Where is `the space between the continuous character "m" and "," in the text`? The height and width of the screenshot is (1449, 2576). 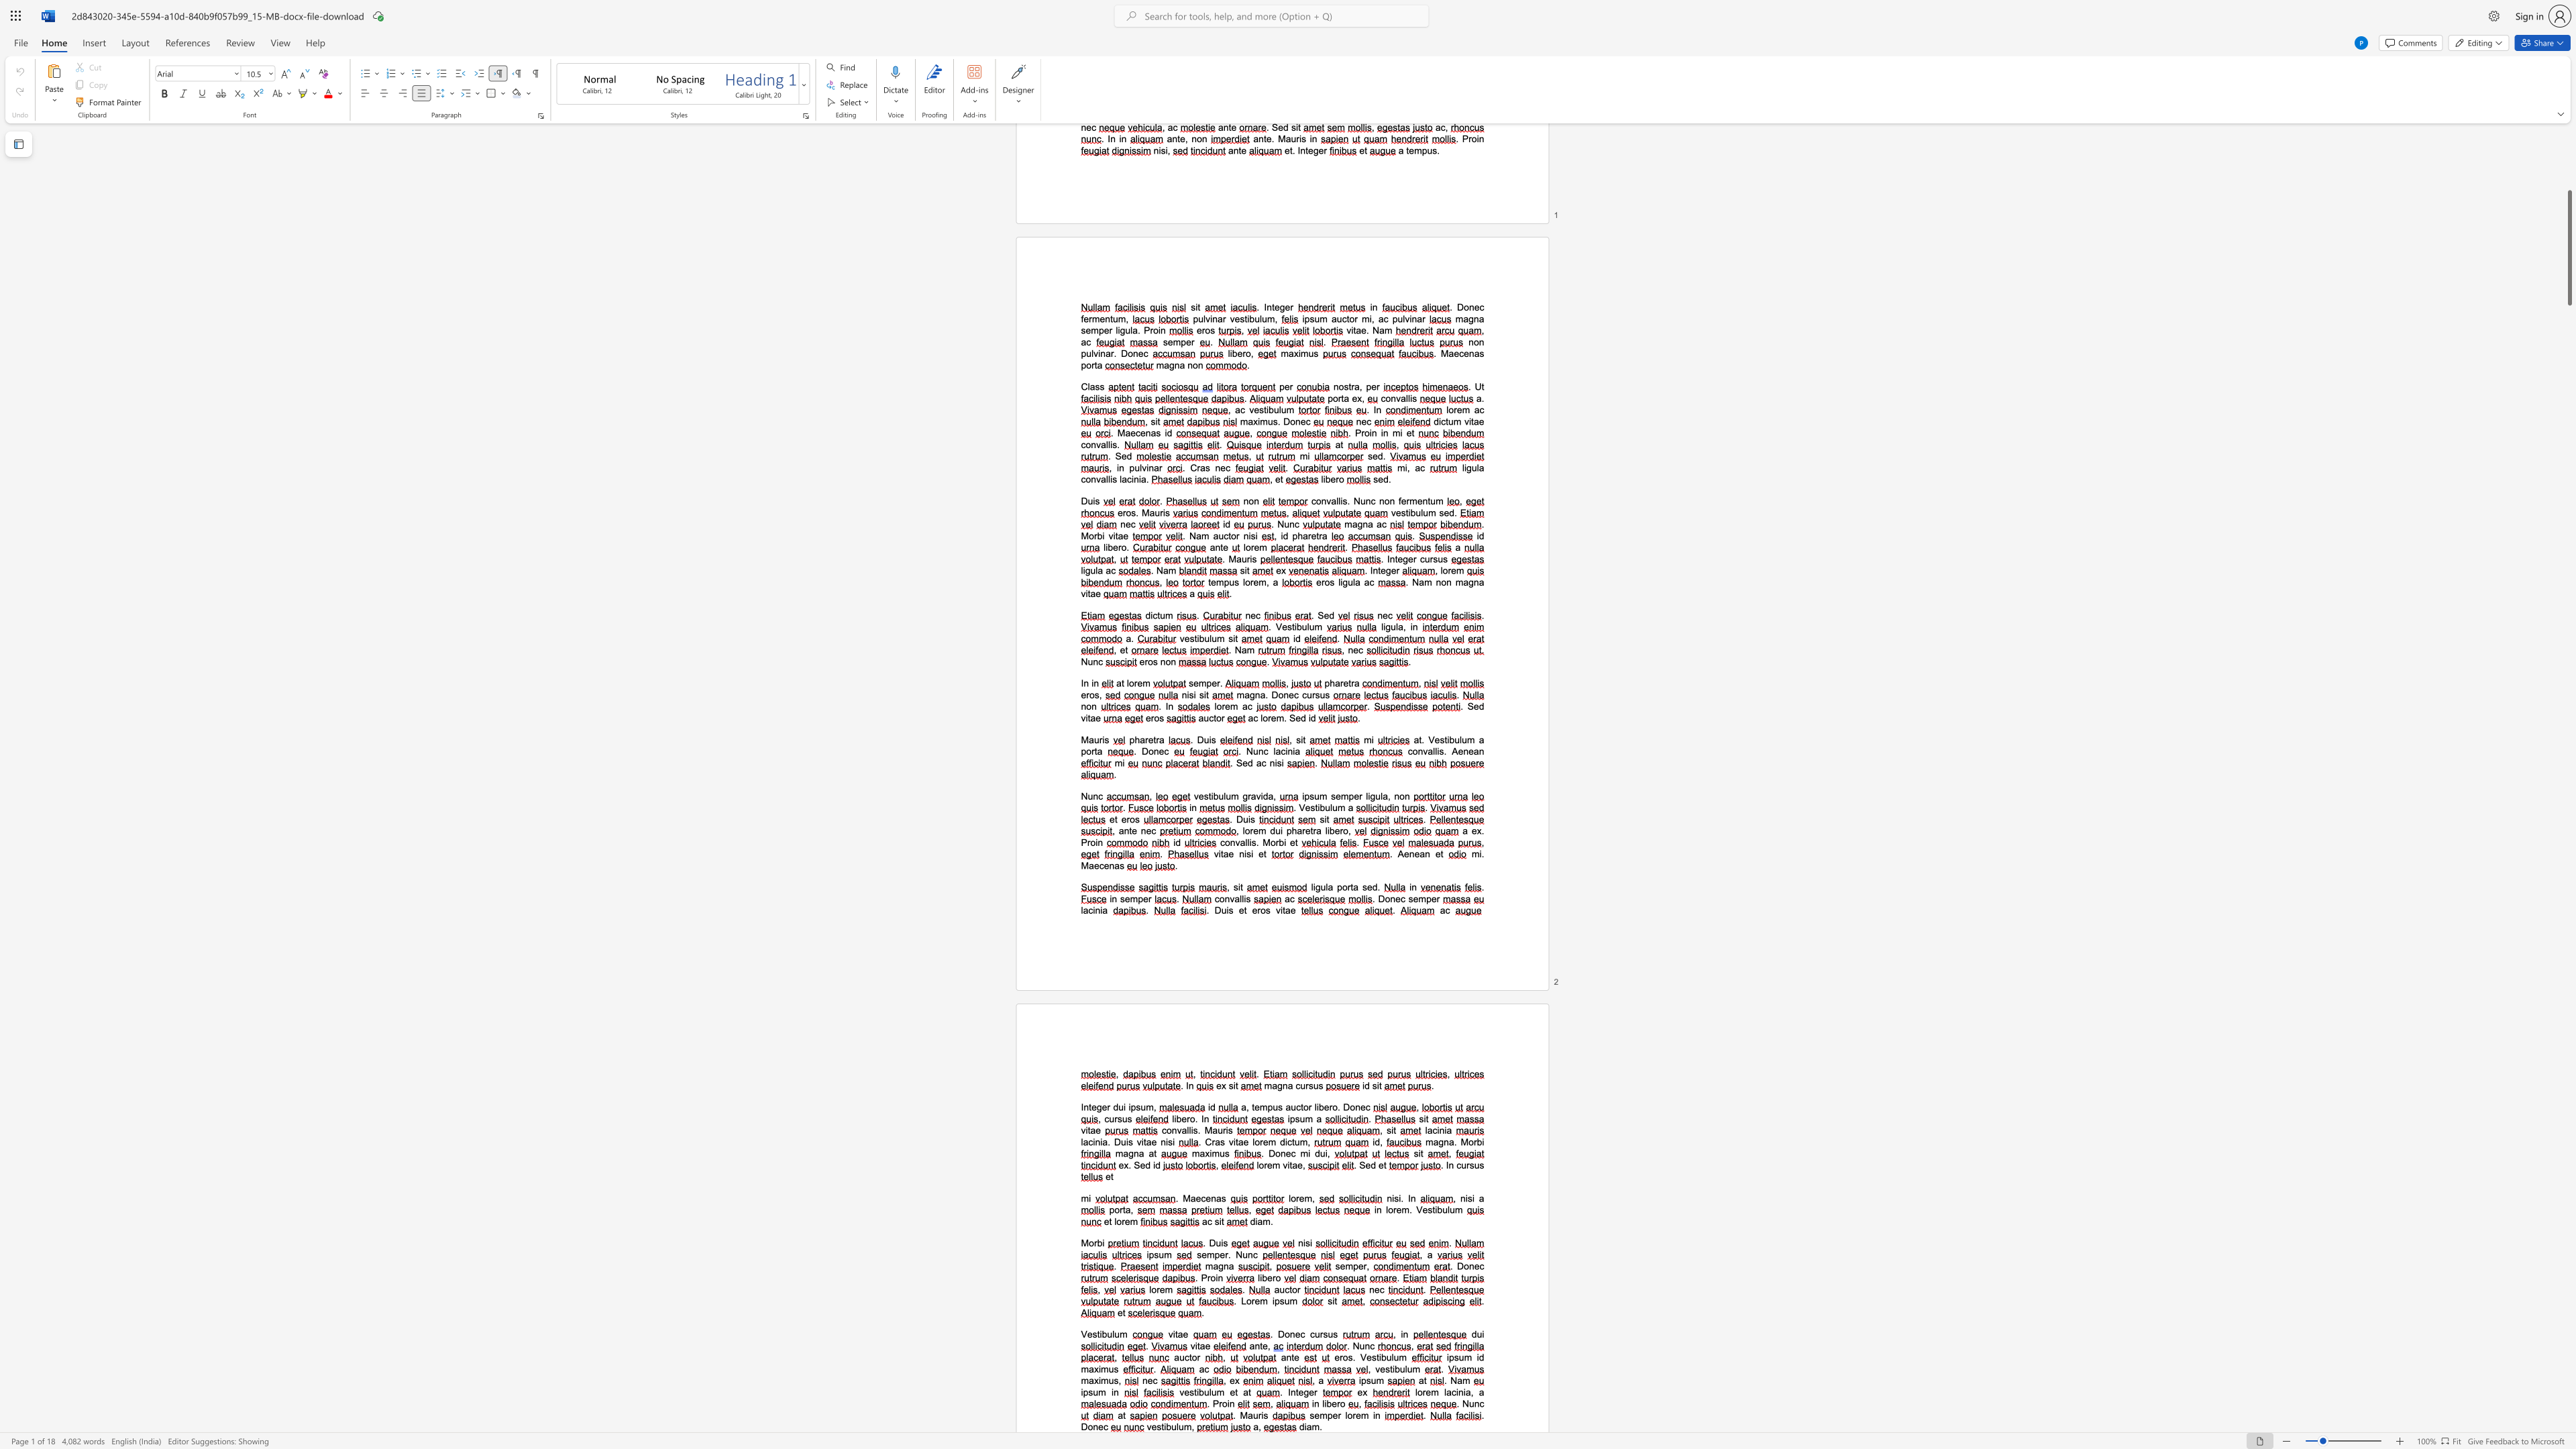
the space between the continuous character "m" and "," in the text is located at coordinates (1189, 1426).